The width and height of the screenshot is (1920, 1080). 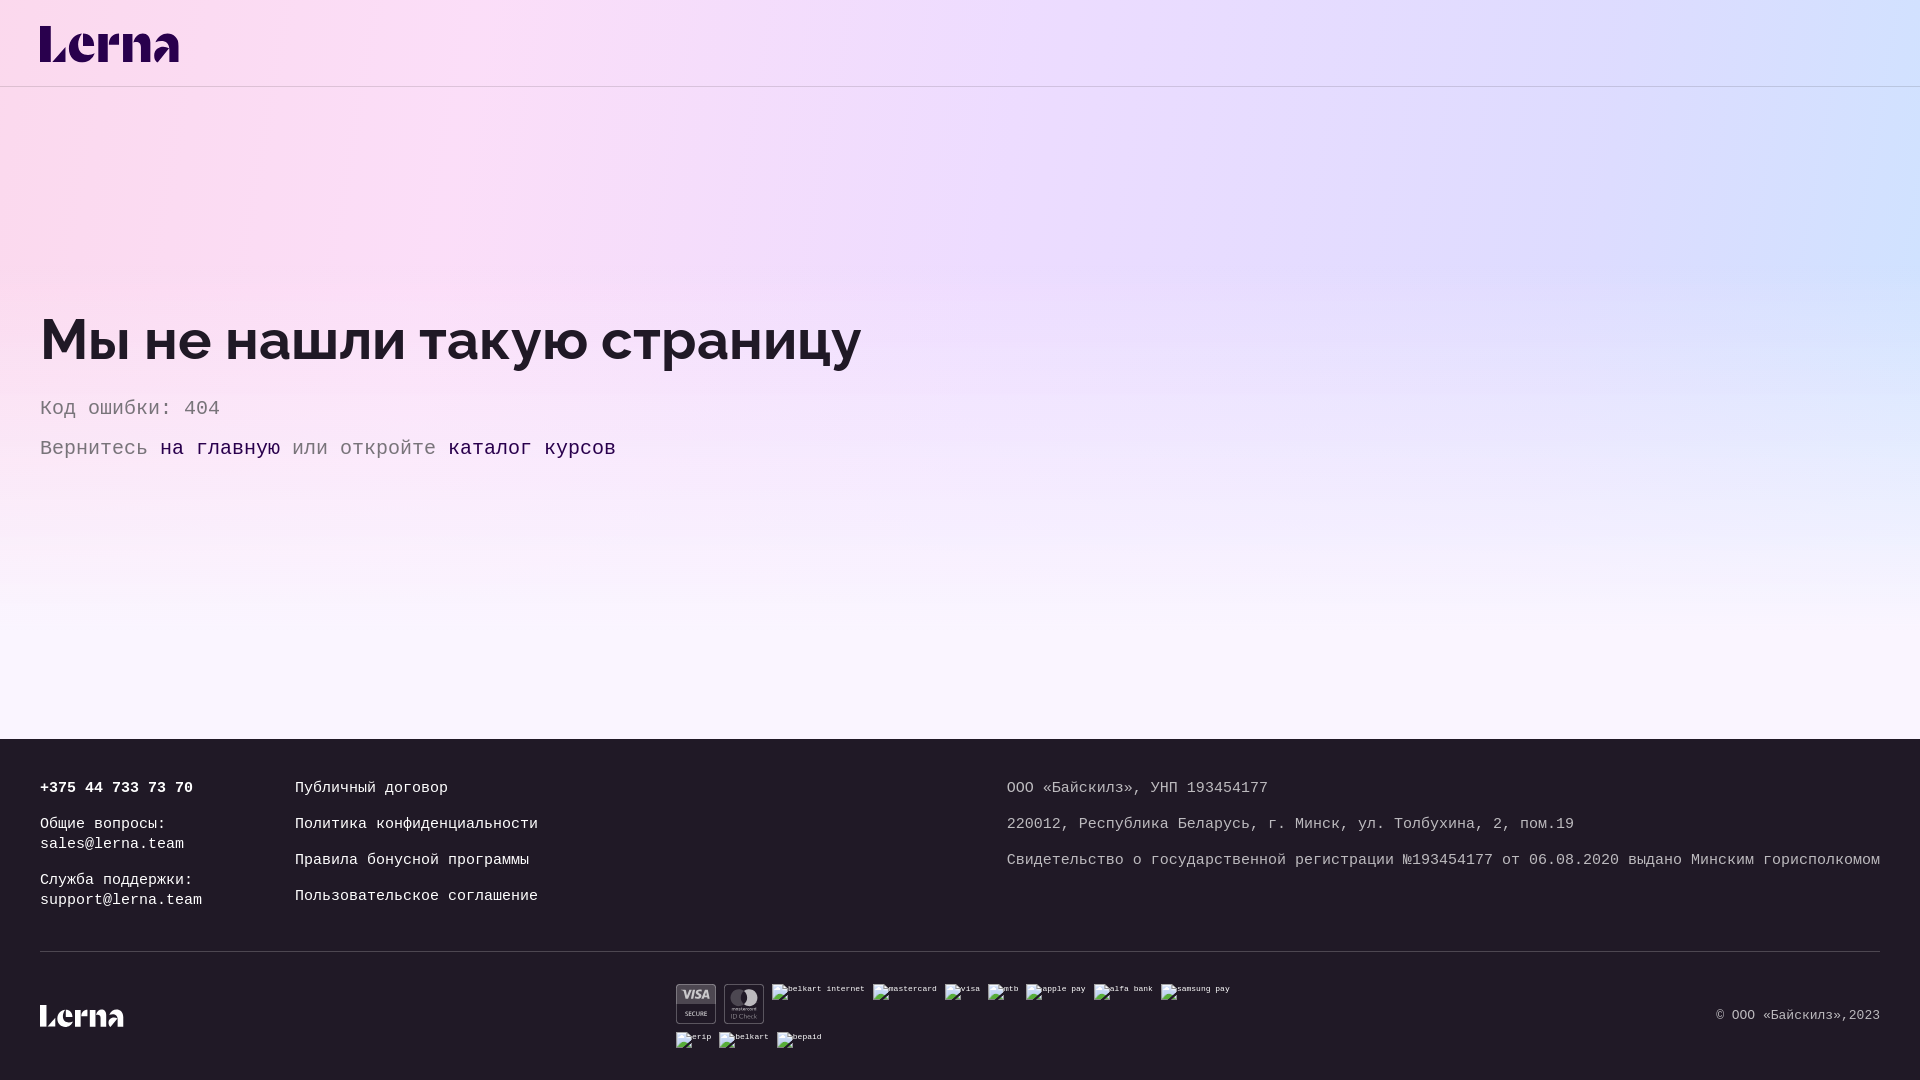 What do you see at coordinates (119, 788) in the screenshot?
I see `'+375 44 733 73 70'` at bounding box center [119, 788].